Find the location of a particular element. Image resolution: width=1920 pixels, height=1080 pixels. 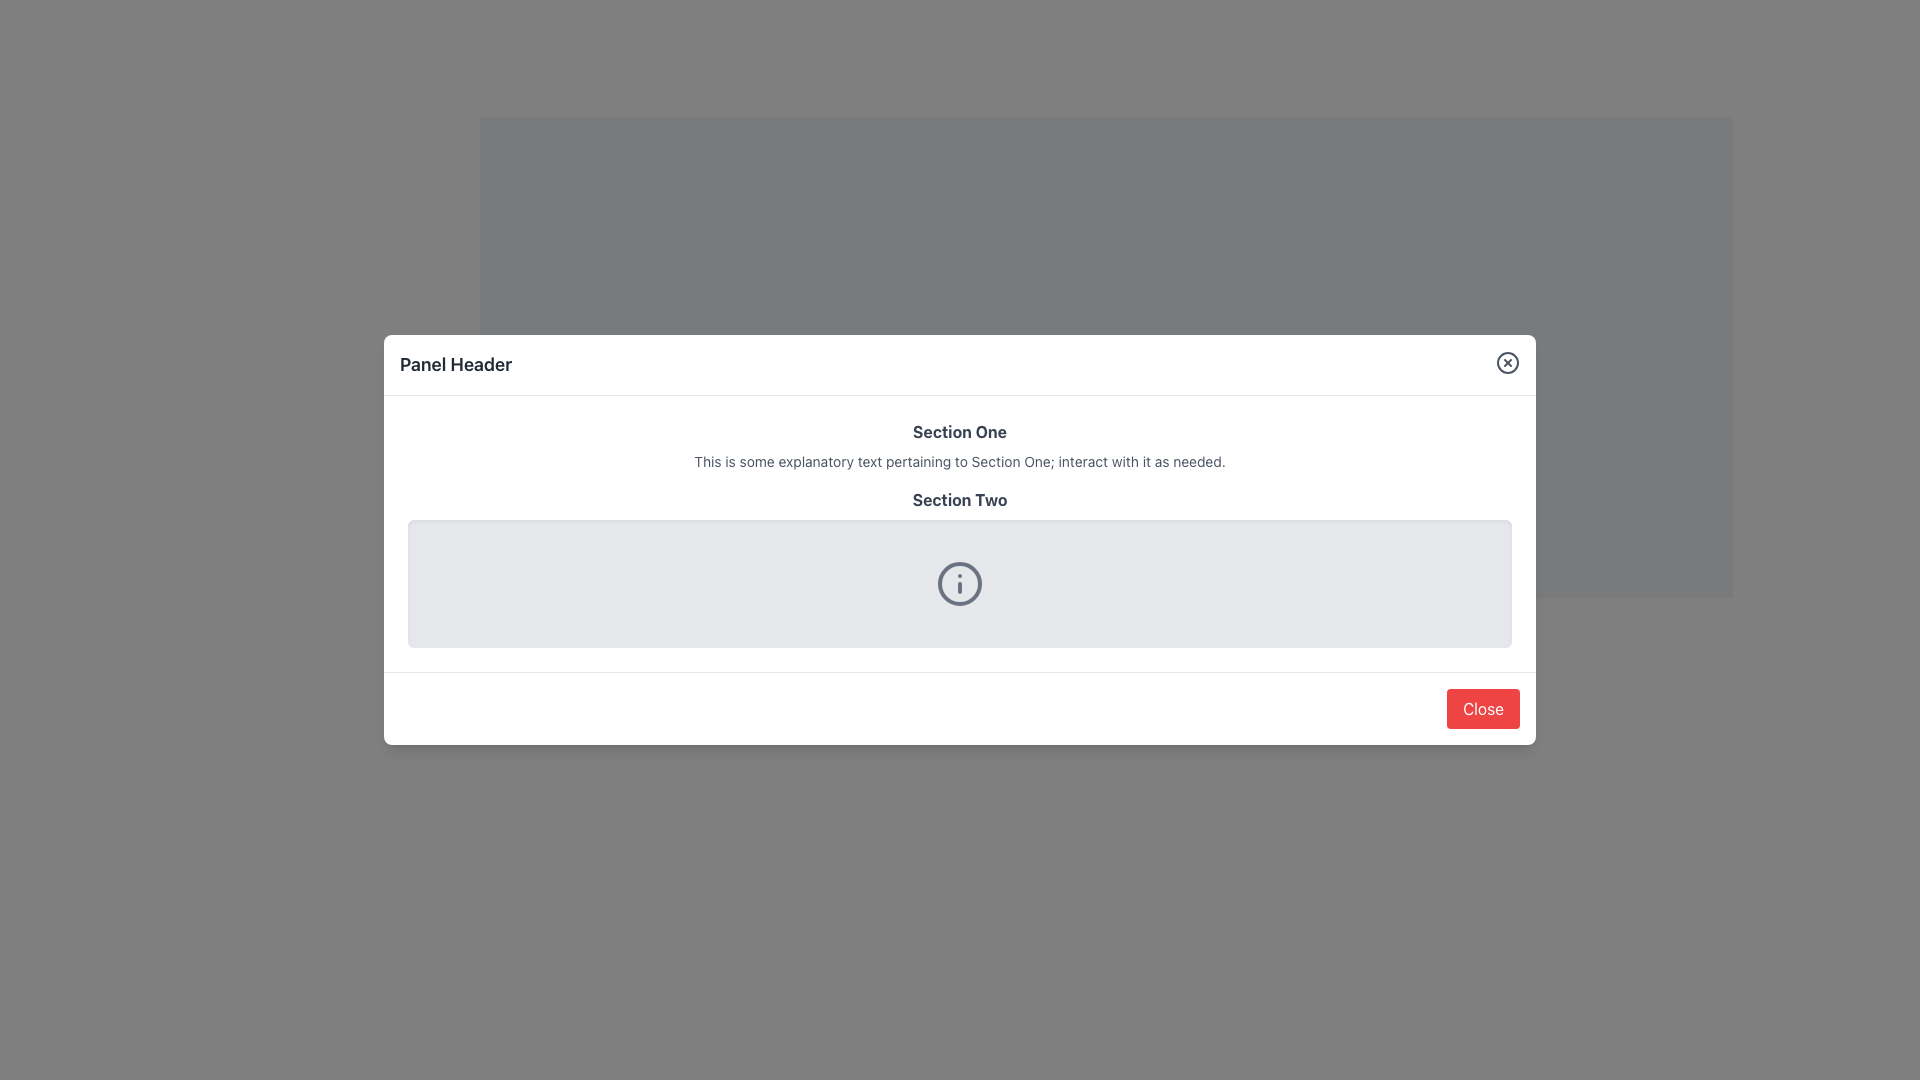

text from the Text block titled 'Section One', which contains explanatory text about this section is located at coordinates (960, 445).